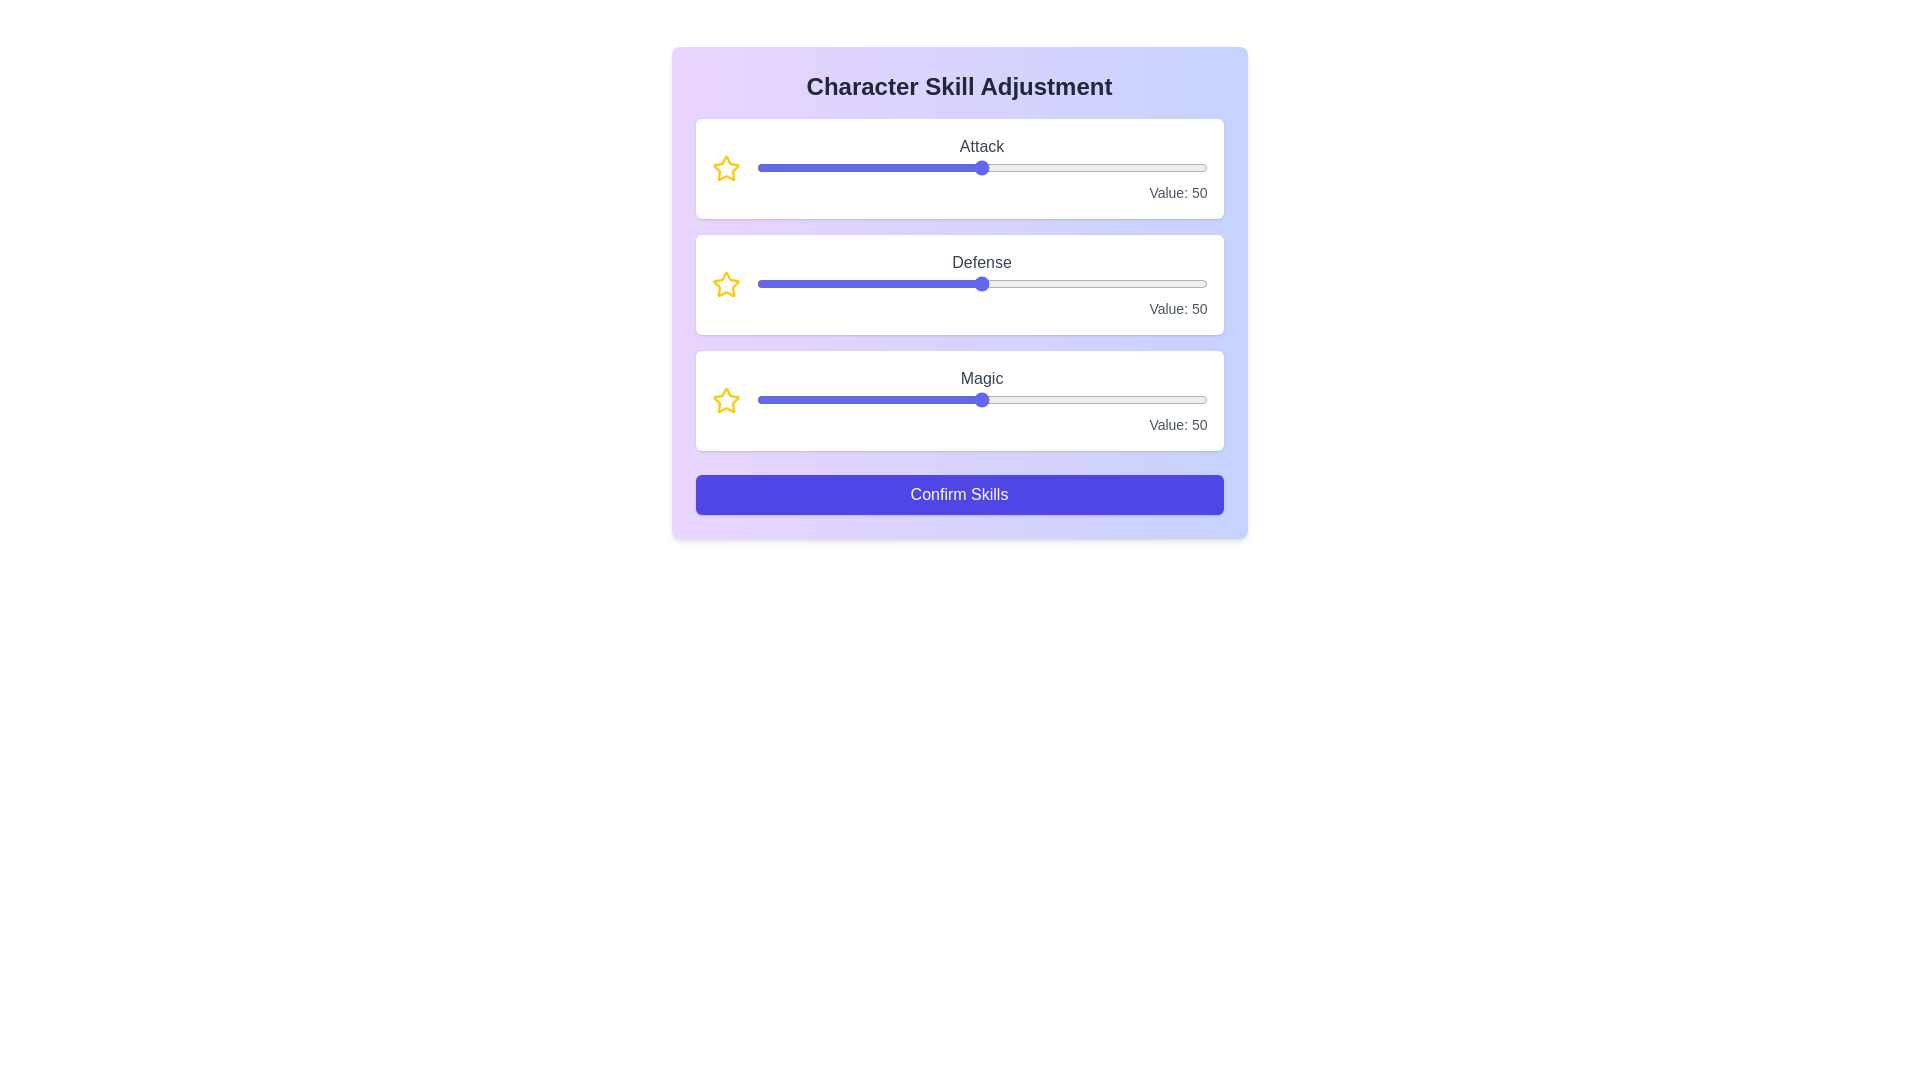 The height and width of the screenshot is (1080, 1920). Describe the element at coordinates (1130, 284) in the screenshot. I see `the 1 slider to 66` at that location.